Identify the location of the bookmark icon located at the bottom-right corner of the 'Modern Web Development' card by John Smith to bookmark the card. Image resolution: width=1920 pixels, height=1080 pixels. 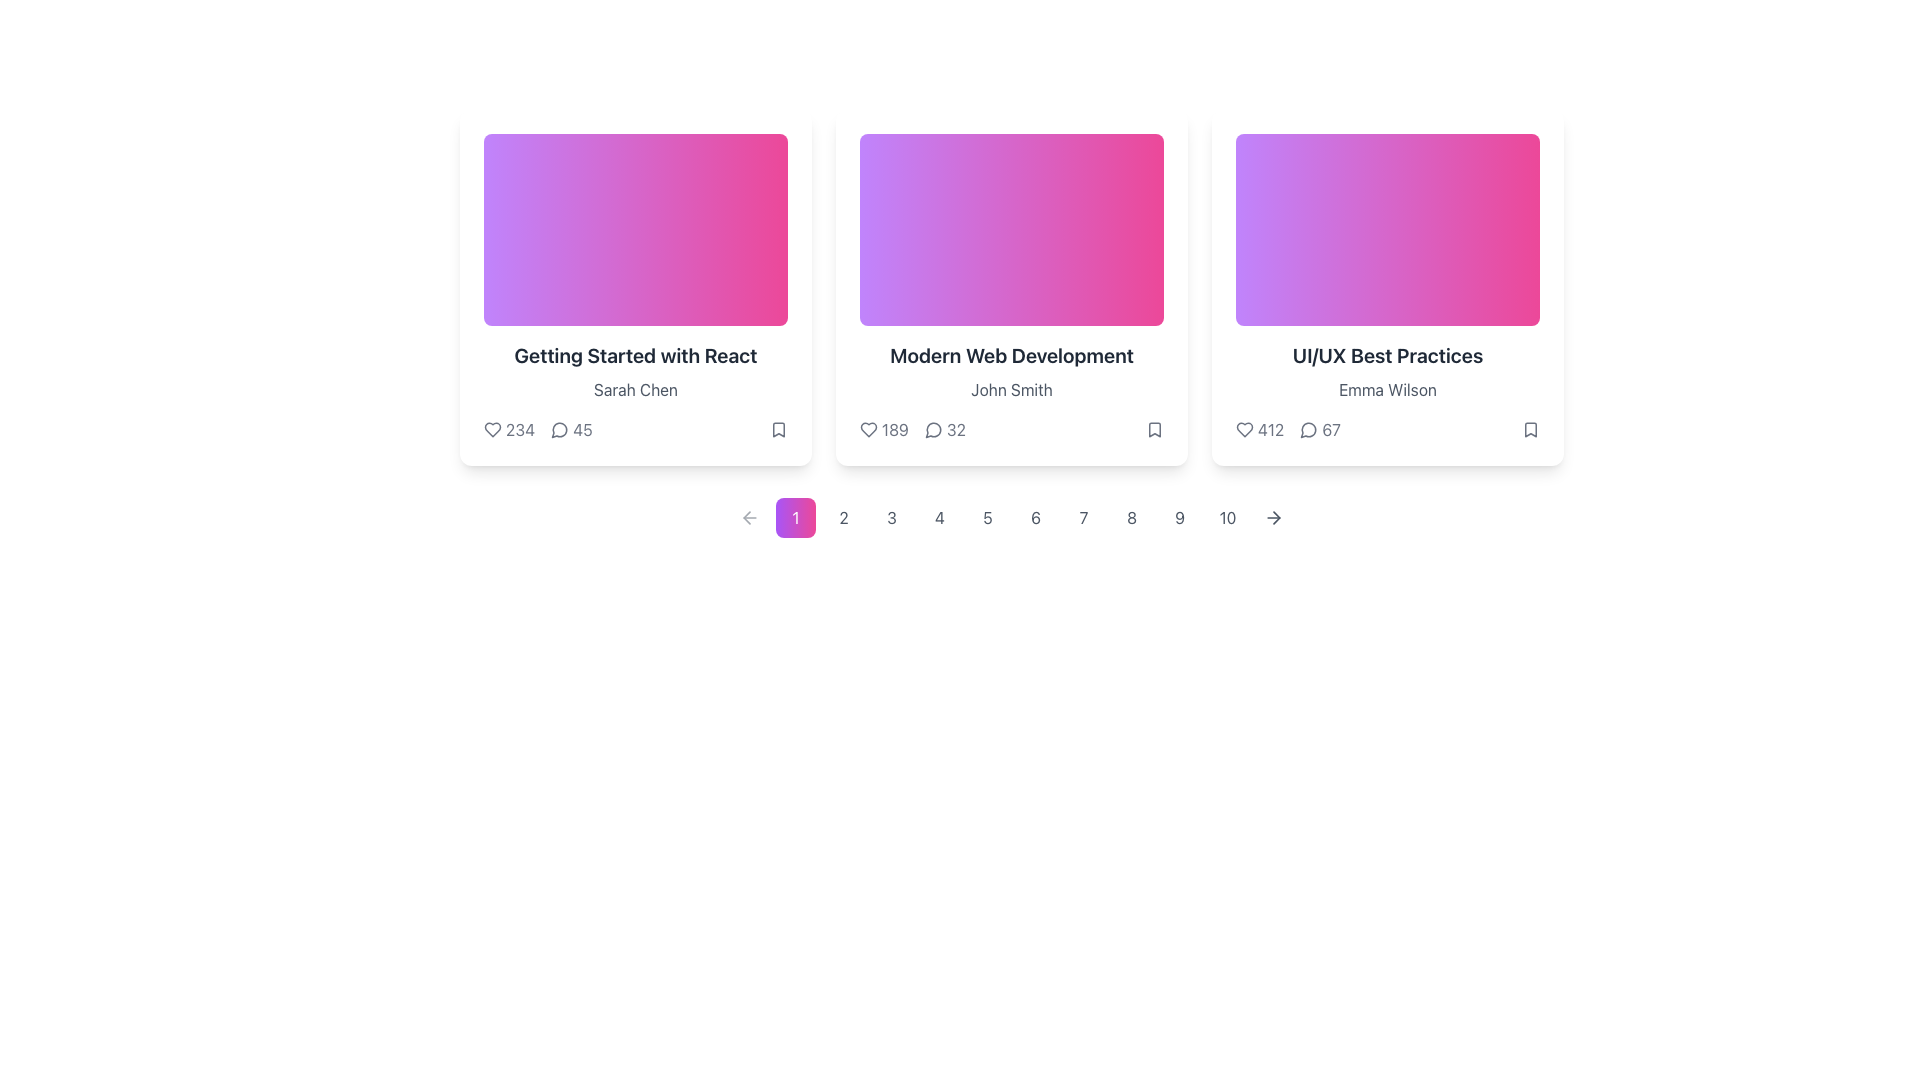
(1155, 428).